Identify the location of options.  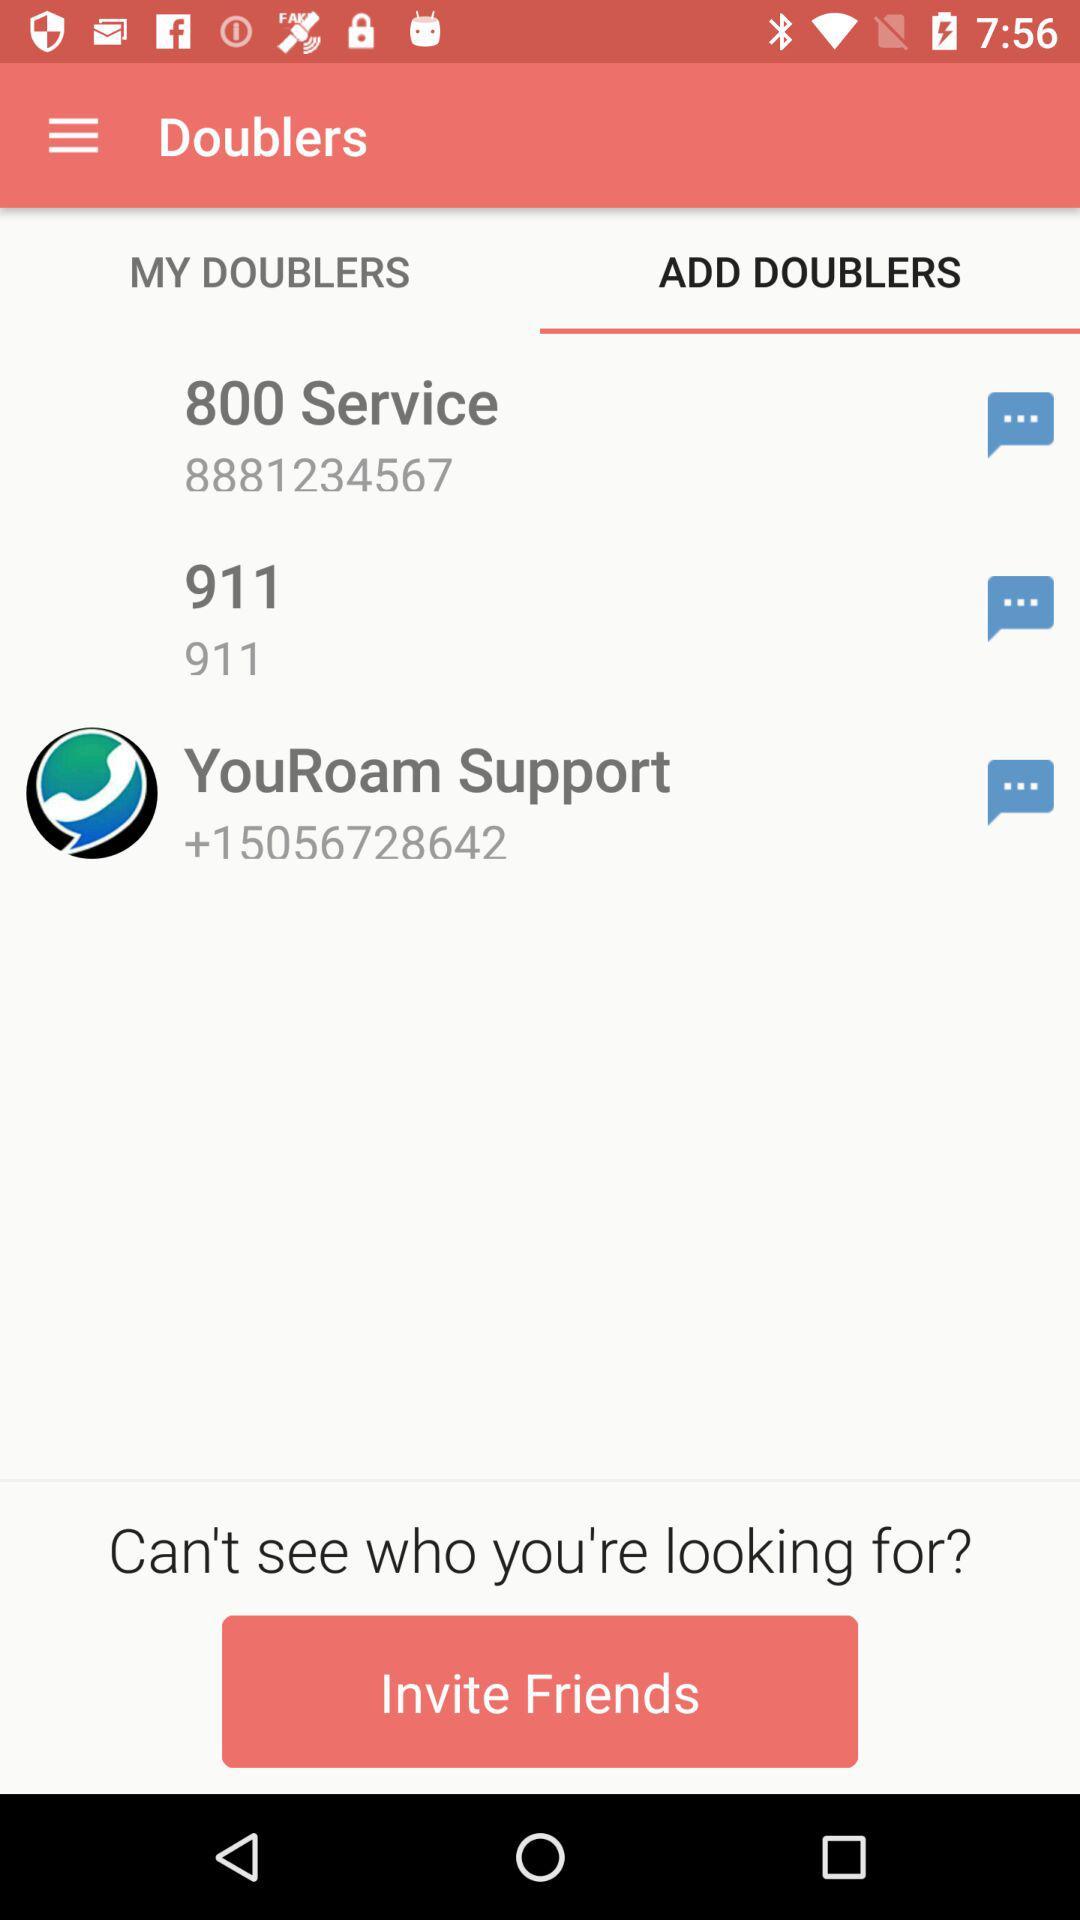
(1020, 608).